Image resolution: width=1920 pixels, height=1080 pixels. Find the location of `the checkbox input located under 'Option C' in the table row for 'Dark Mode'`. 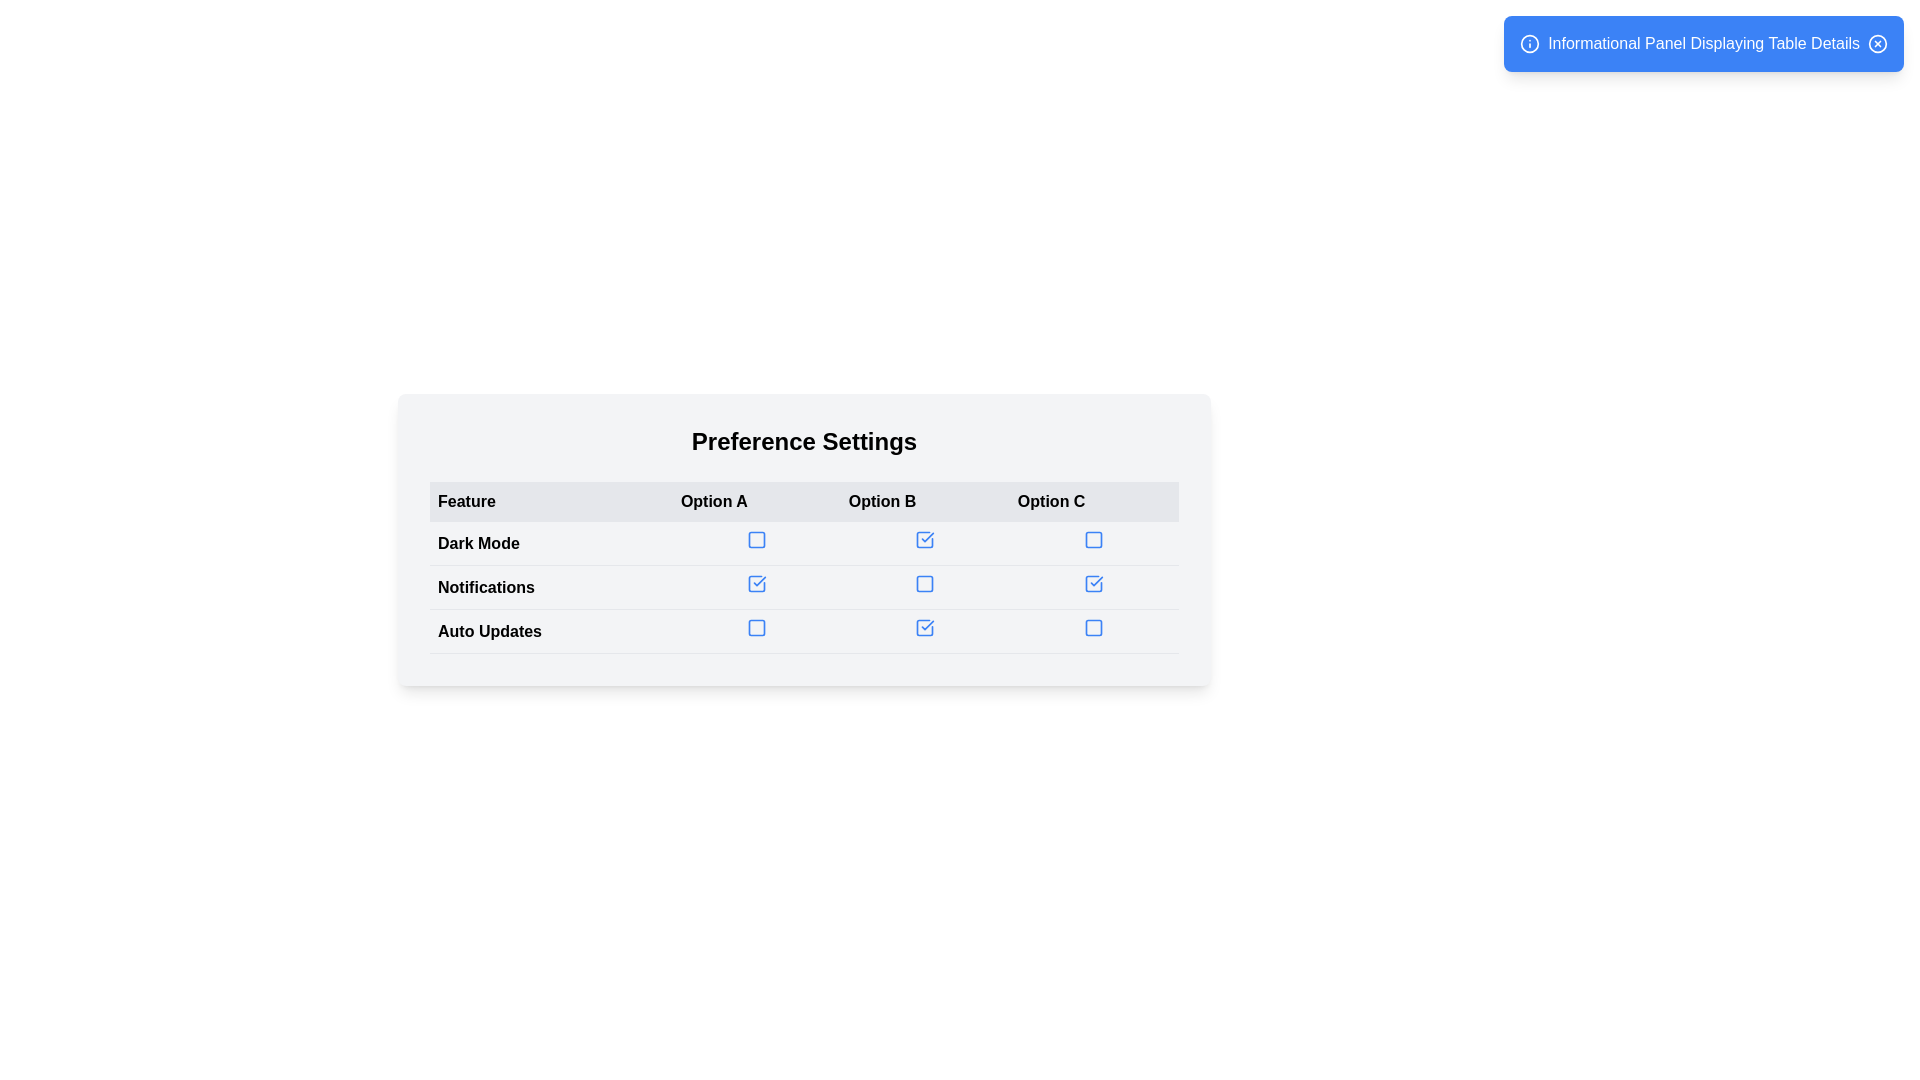

the checkbox input located under 'Option C' in the table row for 'Dark Mode' is located at coordinates (1093, 543).